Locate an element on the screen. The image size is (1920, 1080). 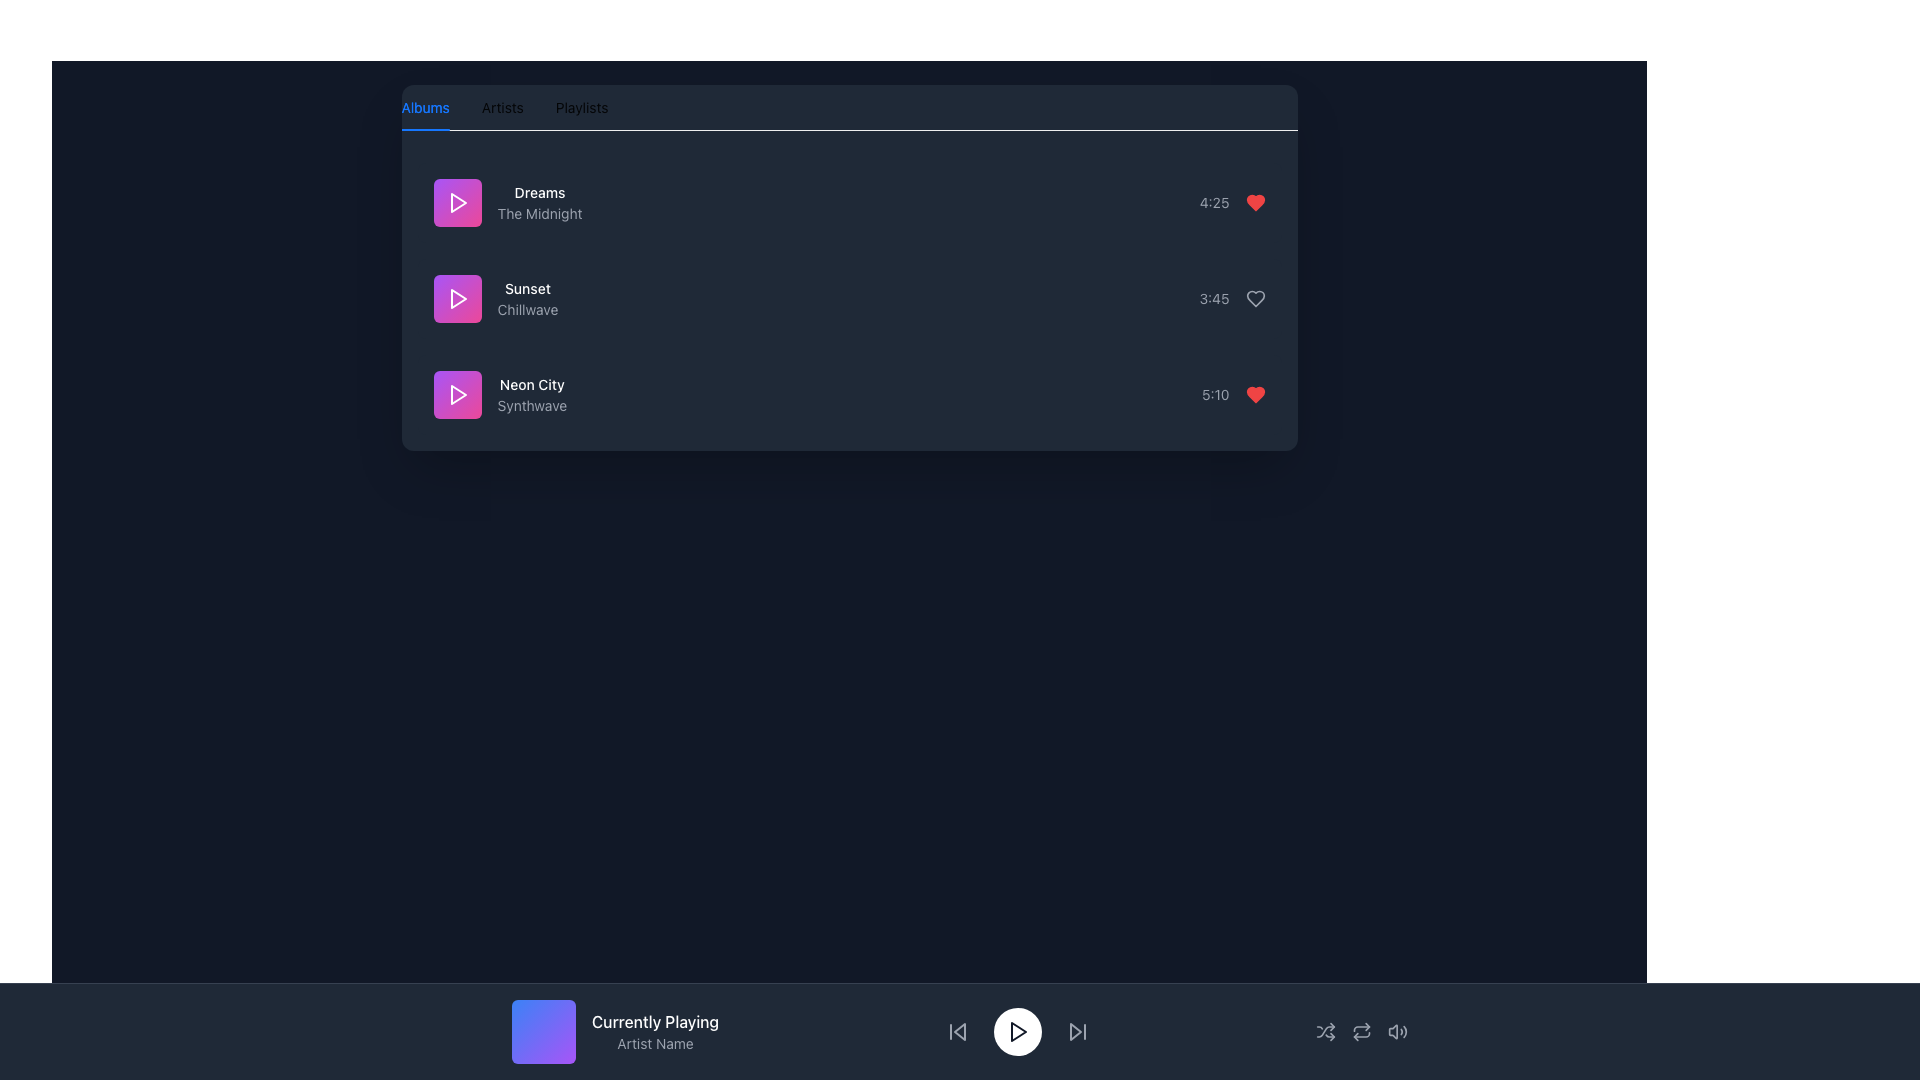
the sound control icon graphic, which is the third icon from the right in the lower control bar is located at coordinates (1404, 1032).